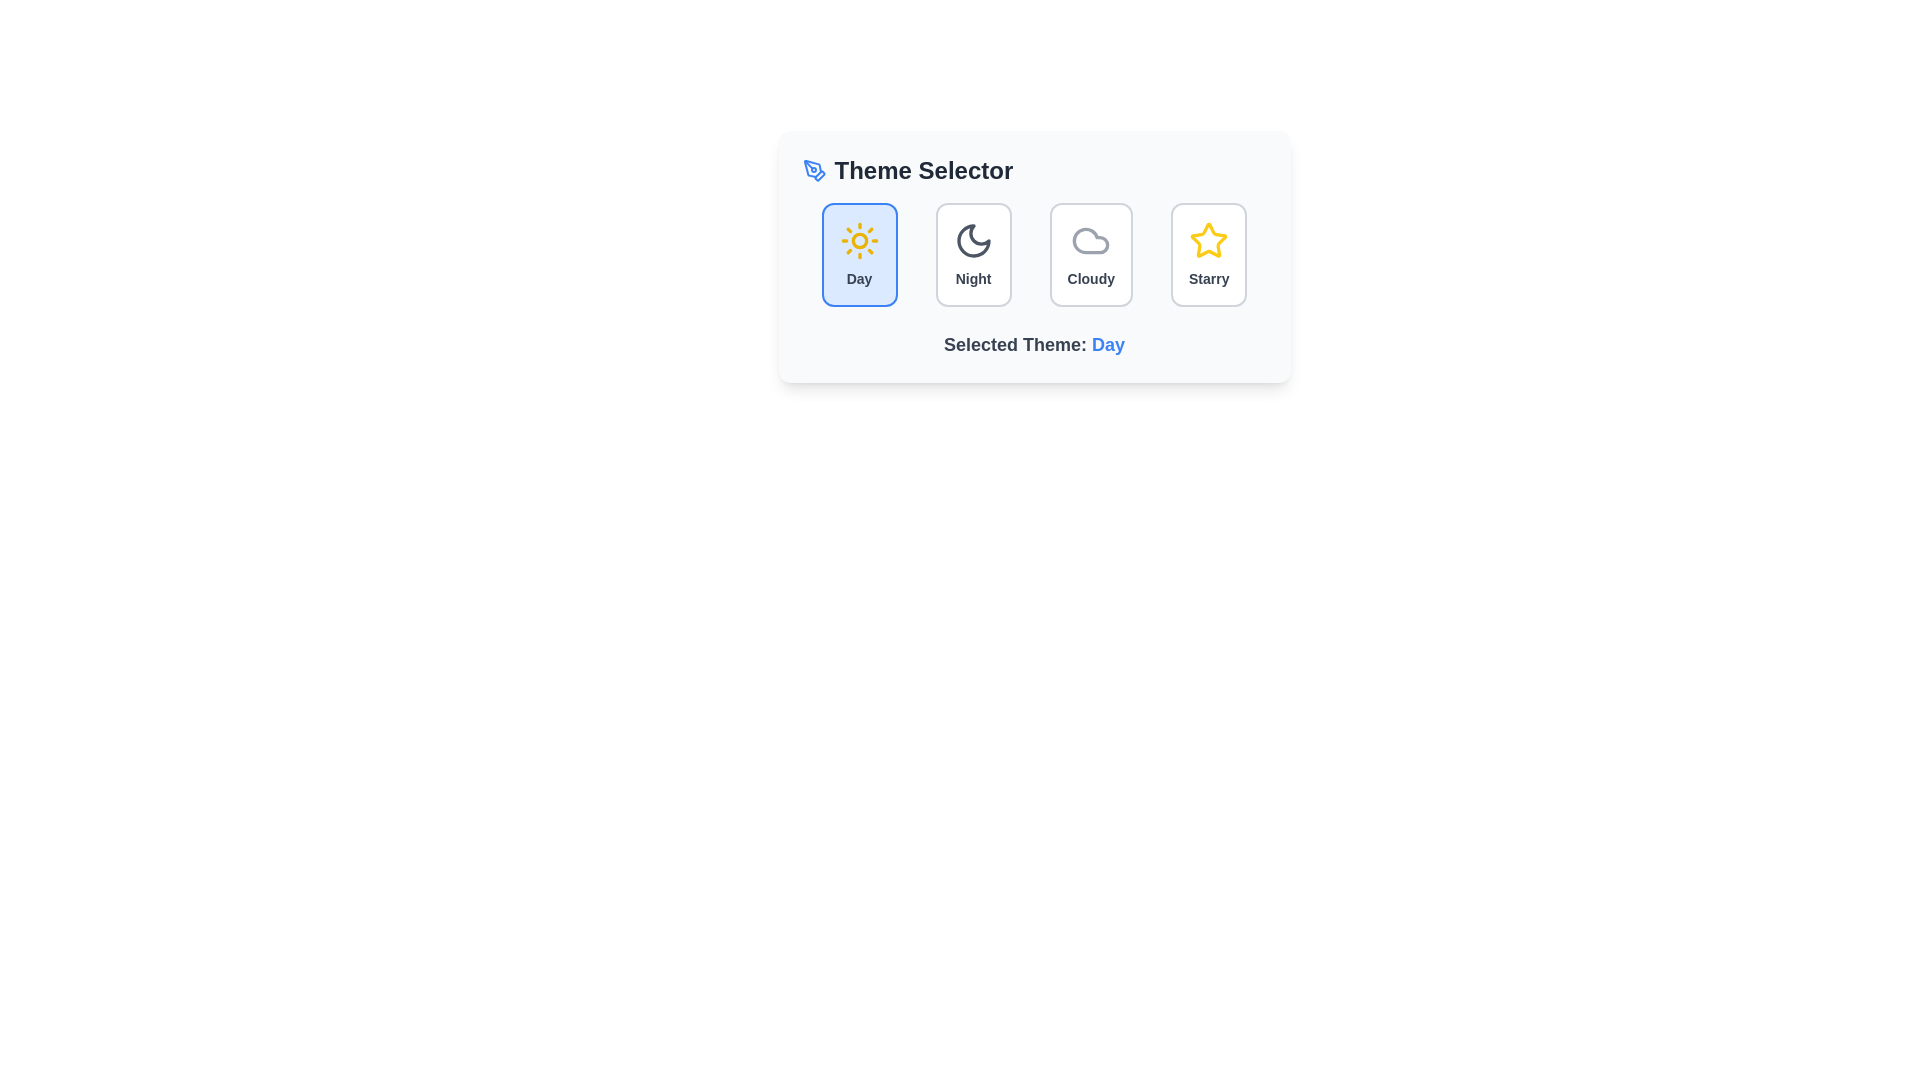 This screenshot has width=1920, height=1080. Describe the element at coordinates (973, 253) in the screenshot. I see `the 'Night' theme button, which is a rectangular selection box with a moon icon and a bold gray 'Night' label below it, located within the 'Theme Selector' panel` at that location.